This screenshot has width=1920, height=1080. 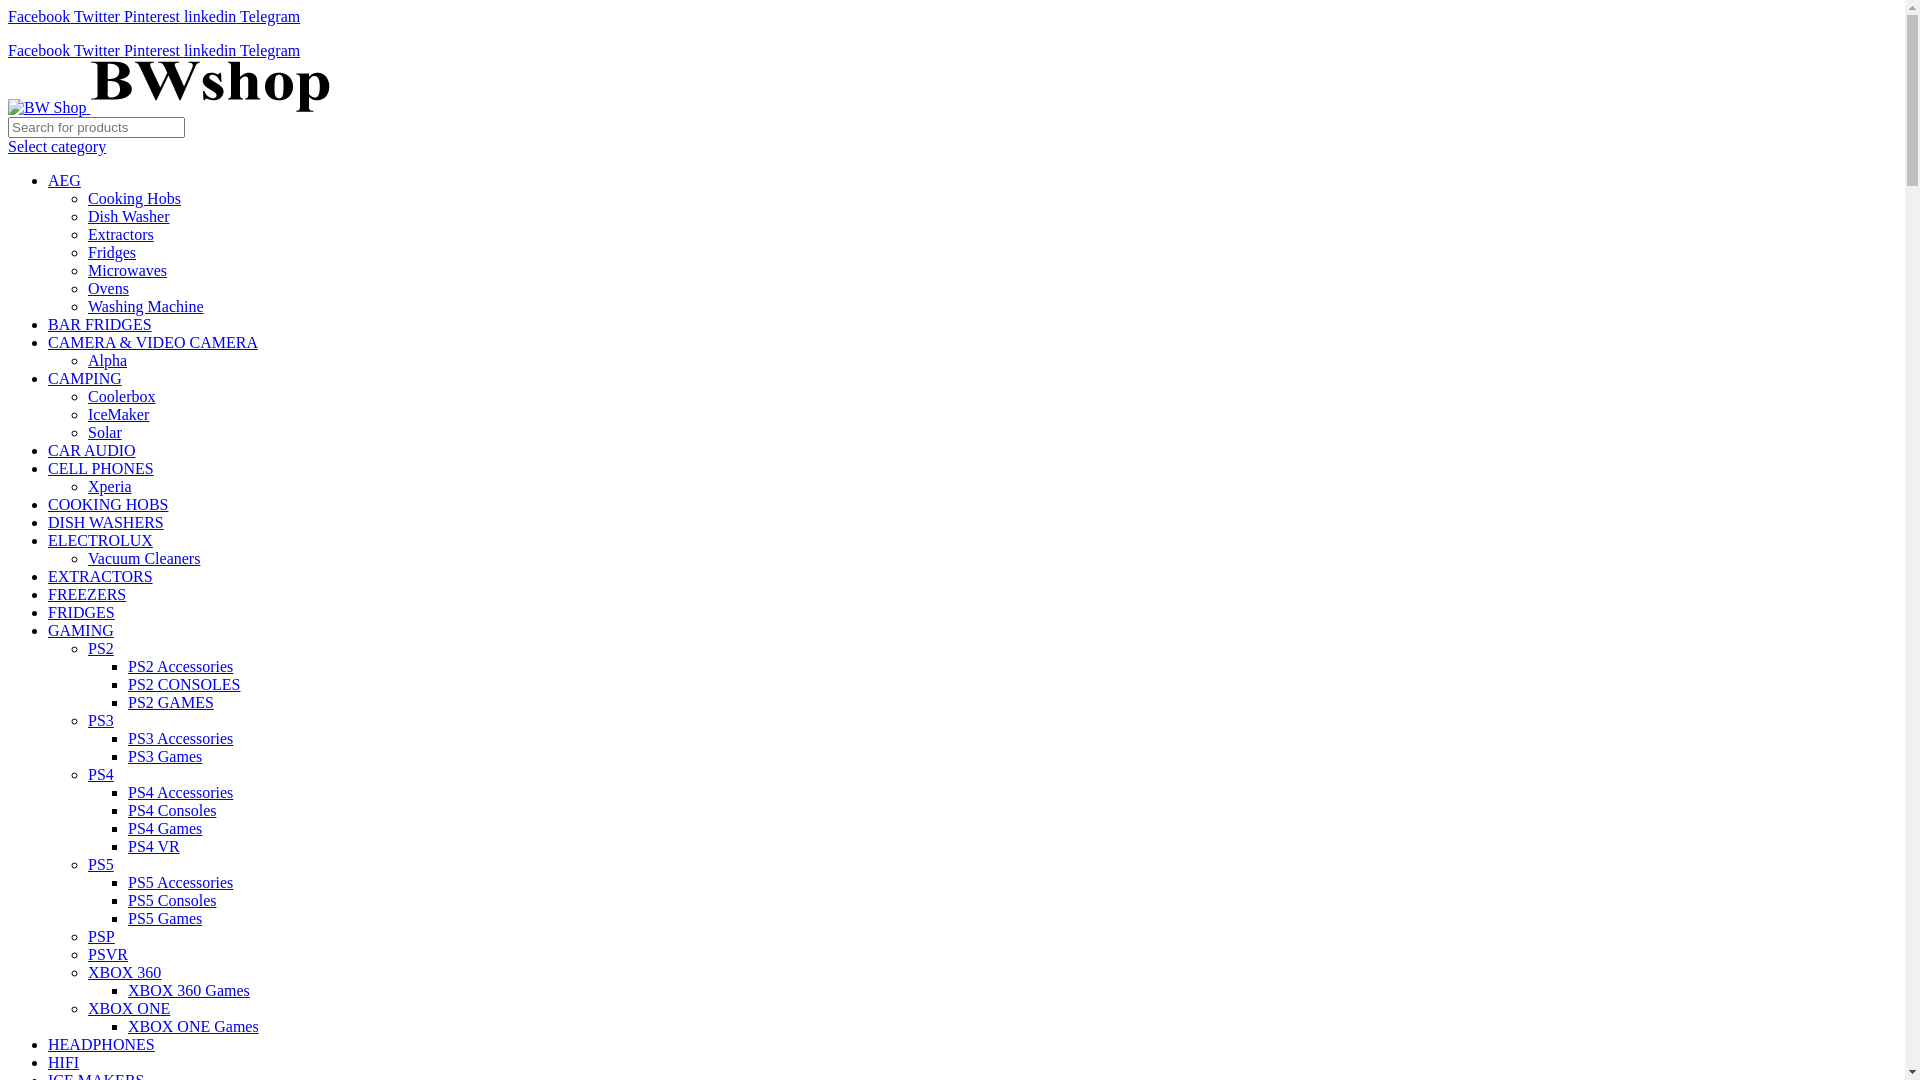 I want to click on 'PS5', so click(x=86, y=863).